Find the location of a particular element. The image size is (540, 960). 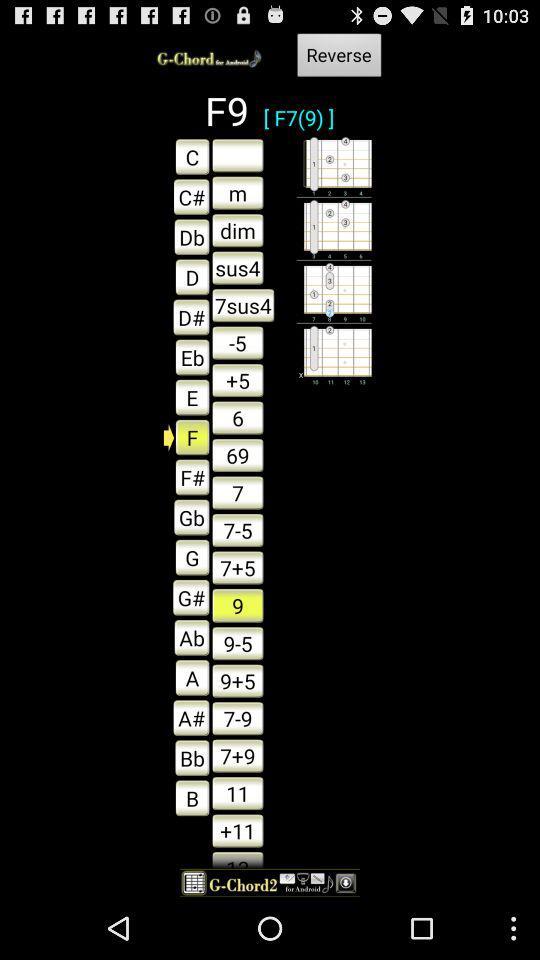

item to the left of the 7-9 is located at coordinates (186, 757).